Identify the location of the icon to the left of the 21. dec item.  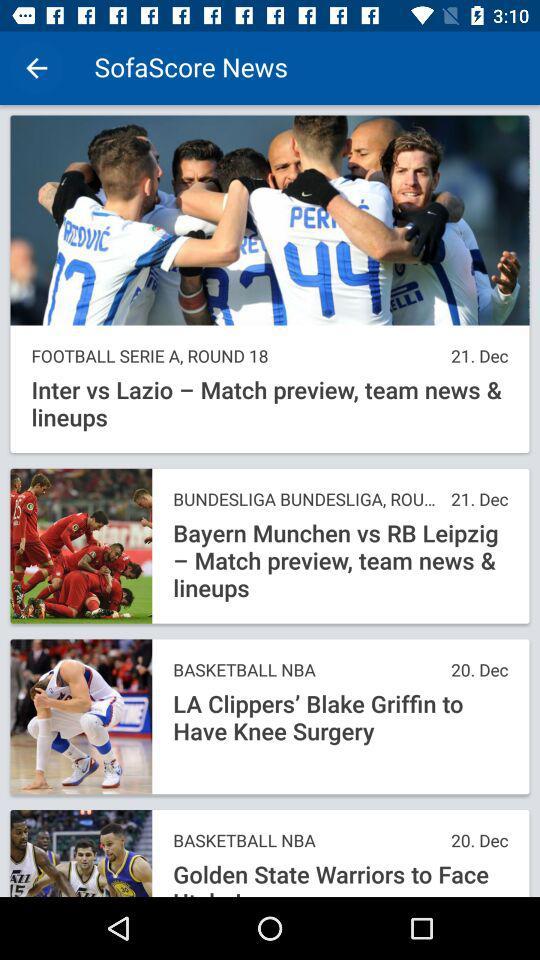
(235, 356).